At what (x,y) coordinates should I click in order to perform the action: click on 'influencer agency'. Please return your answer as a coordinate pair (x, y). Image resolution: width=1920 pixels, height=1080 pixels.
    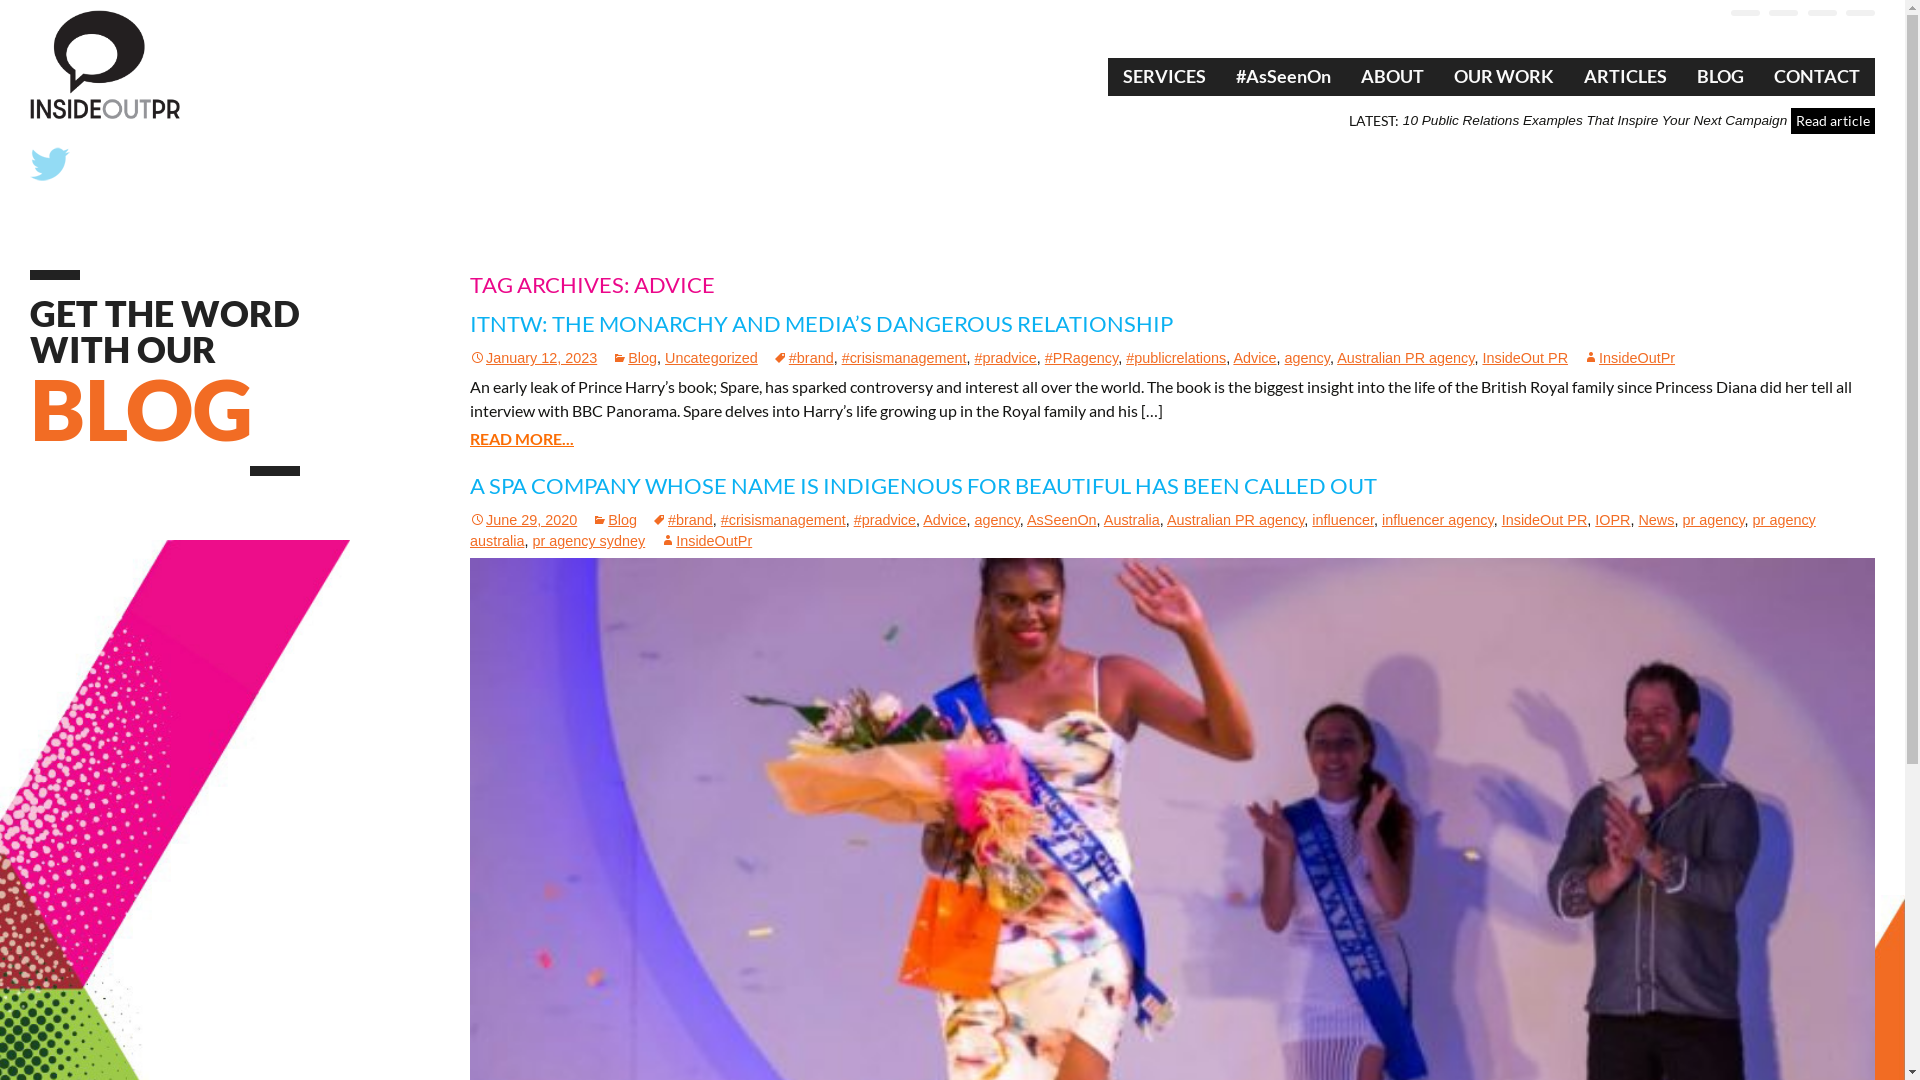
    Looking at the image, I should click on (1381, 519).